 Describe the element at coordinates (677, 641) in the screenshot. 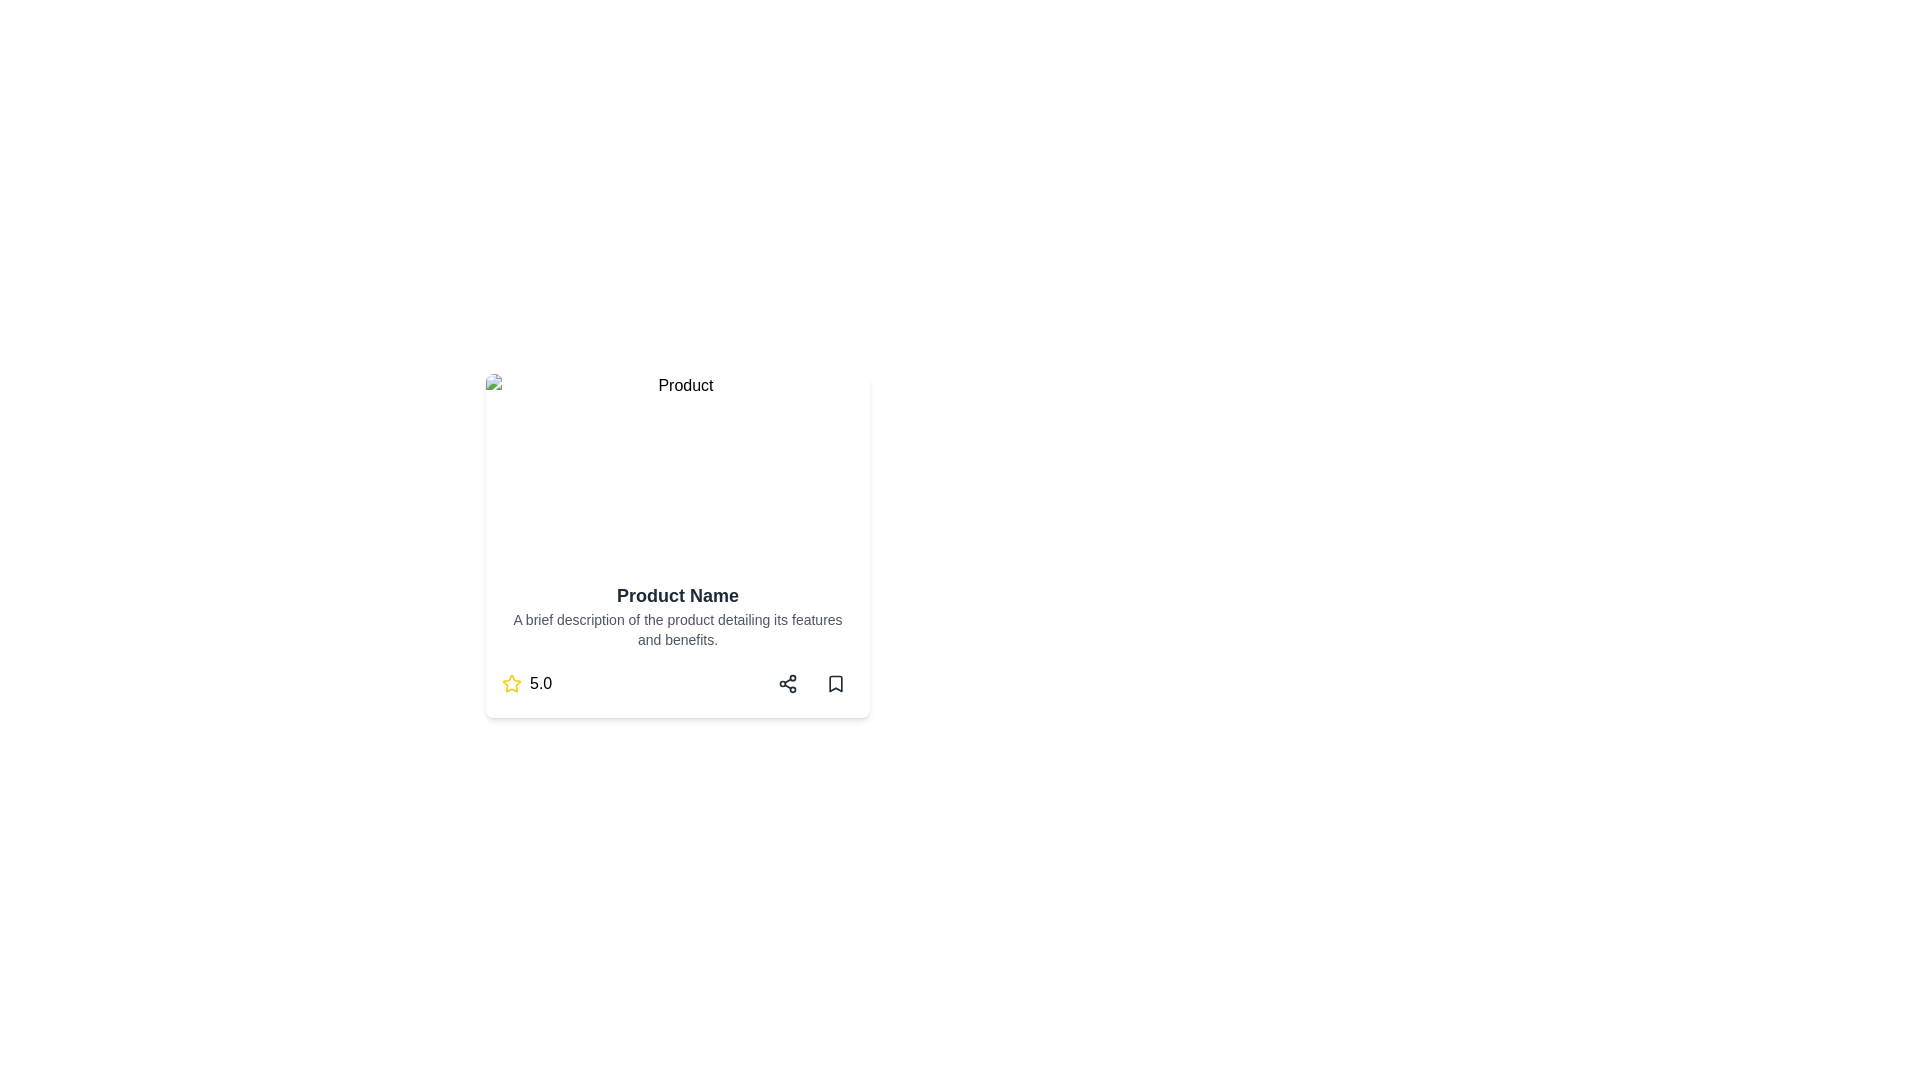

I see `textual description box titled 'Product Name', located at the bottom area of the product card layout, below the image section and above the sharing icons` at that location.